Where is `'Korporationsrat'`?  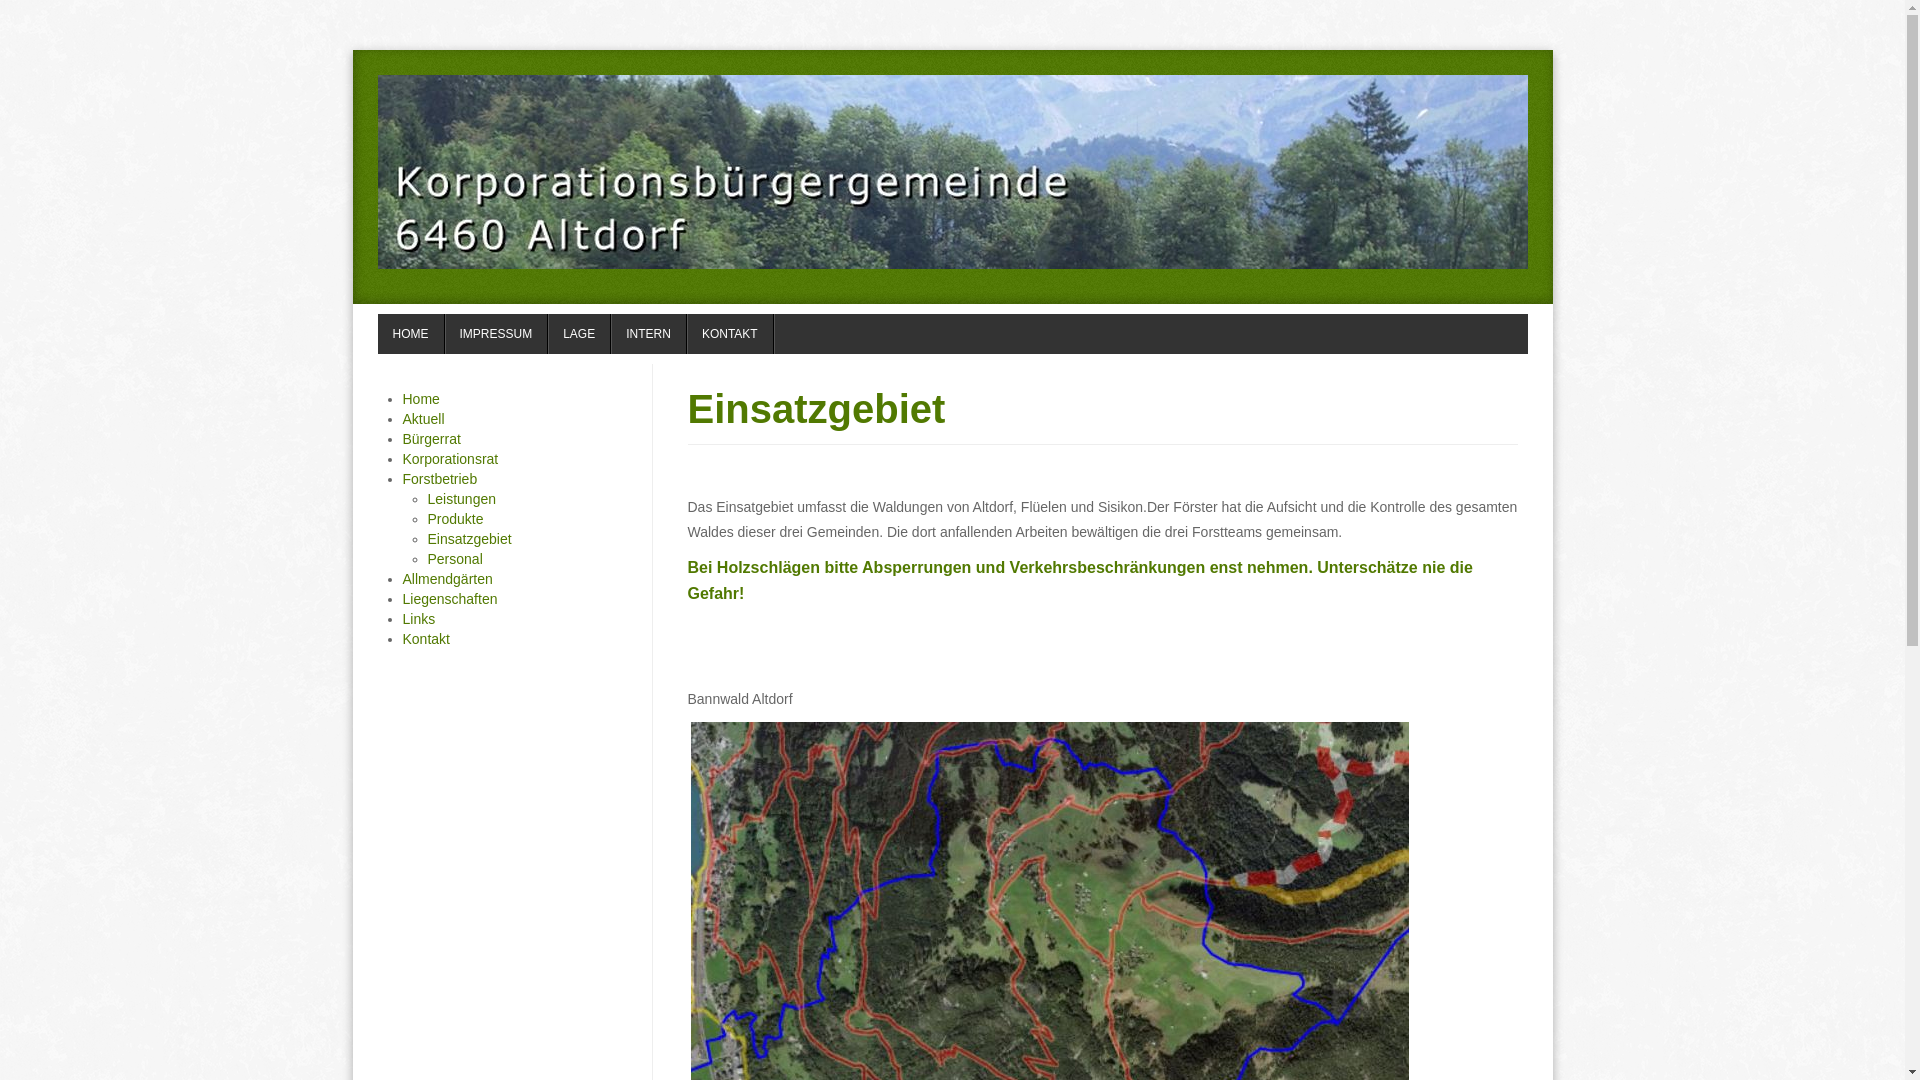
'Korporationsrat' is located at coordinates (449, 459).